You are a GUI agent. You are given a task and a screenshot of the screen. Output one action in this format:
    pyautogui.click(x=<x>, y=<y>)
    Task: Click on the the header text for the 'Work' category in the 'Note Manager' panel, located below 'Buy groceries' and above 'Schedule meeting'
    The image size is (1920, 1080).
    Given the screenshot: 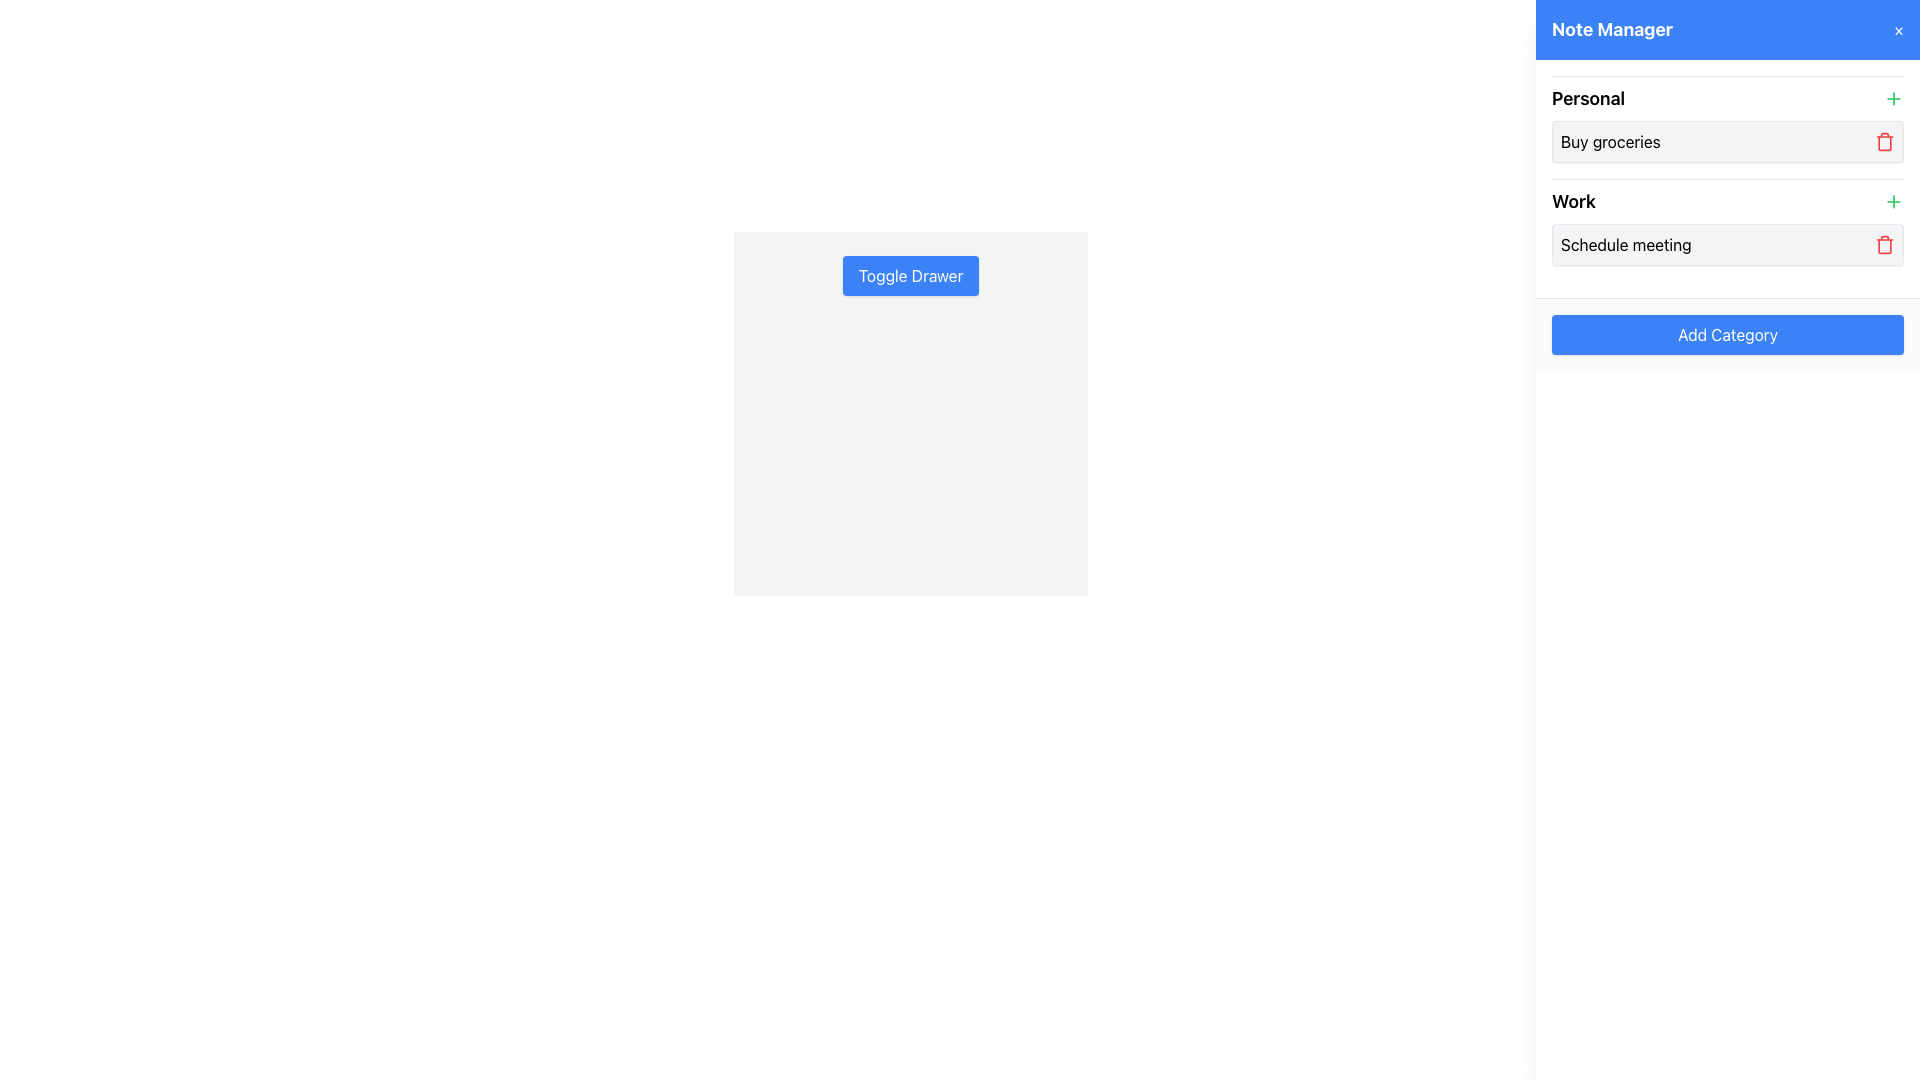 What is the action you would take?
    pyautogui.click(x=1573, y=201)
    